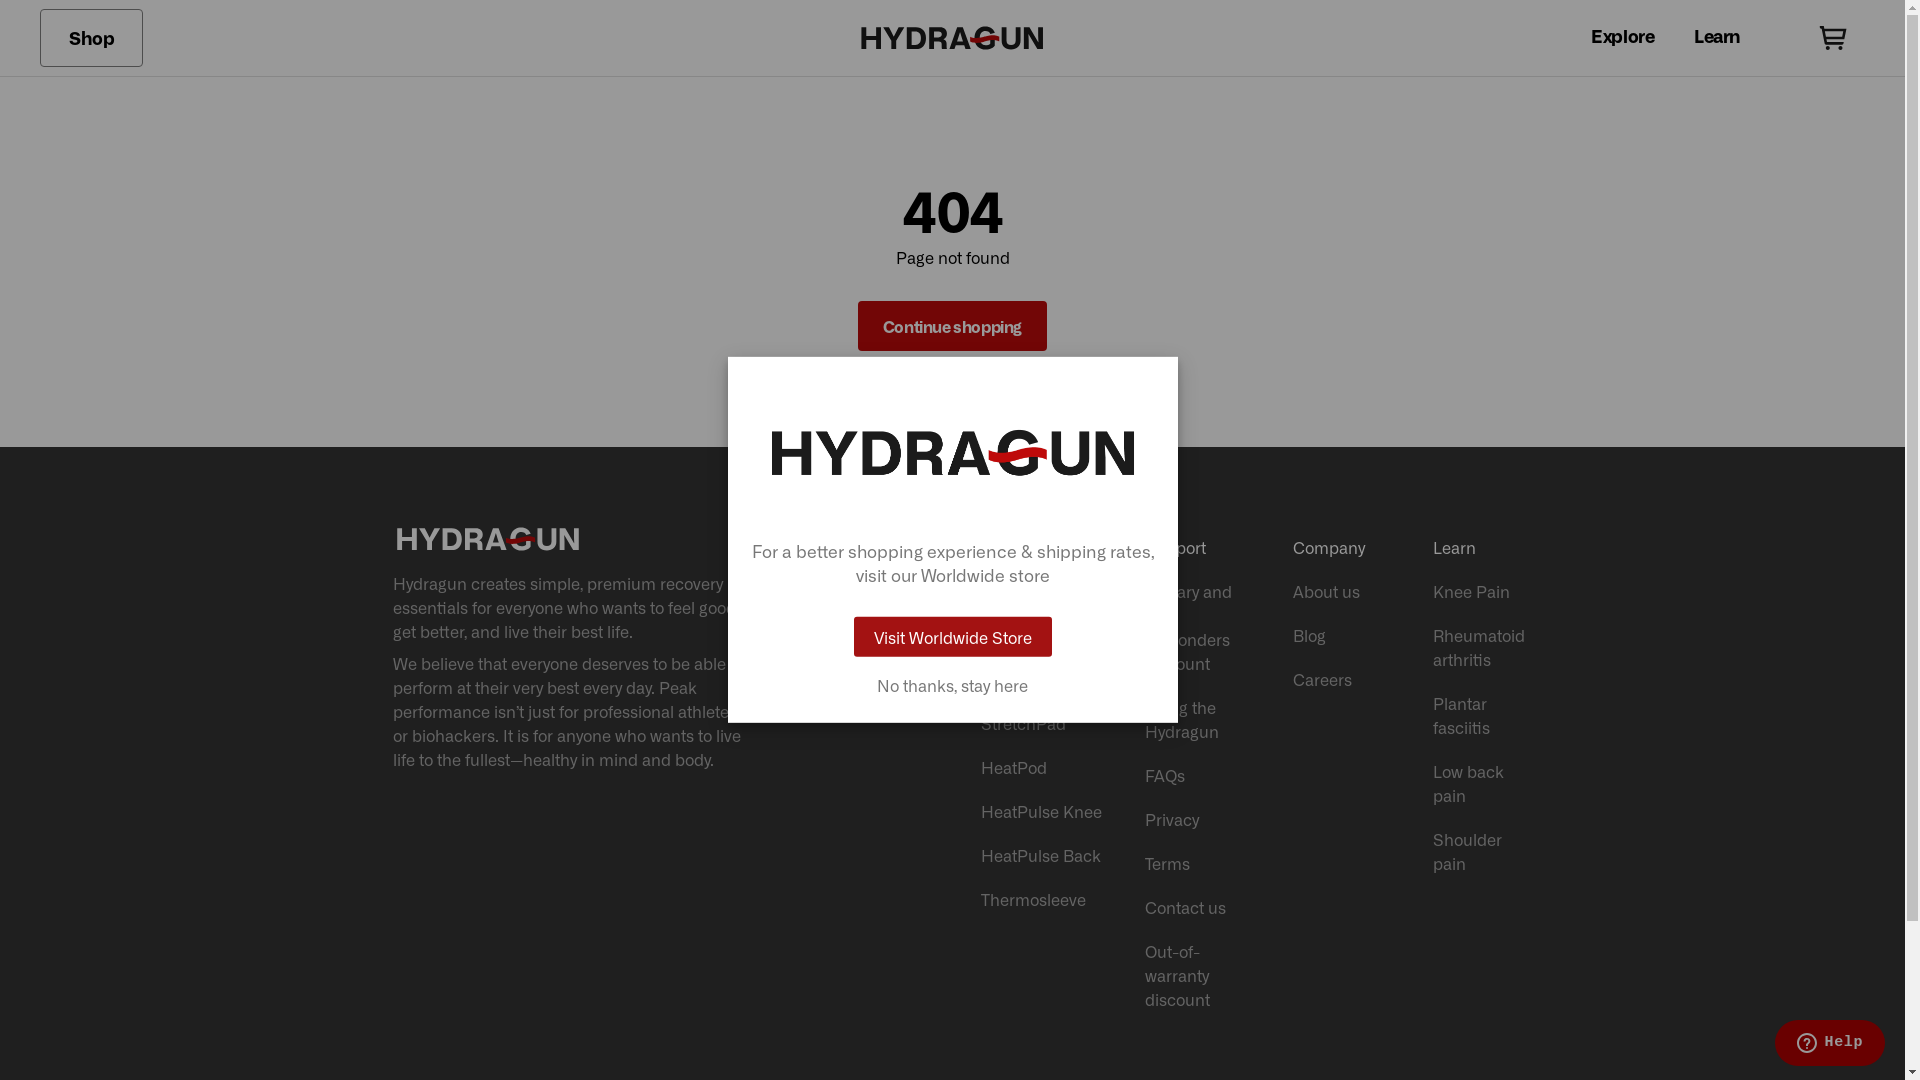 The width and height of the screenshot is (1920, 1080). What do you see at coordinates (1198, 906) in the screenshot?
I see `'Contact us'` at bounding box center [1198, 906].